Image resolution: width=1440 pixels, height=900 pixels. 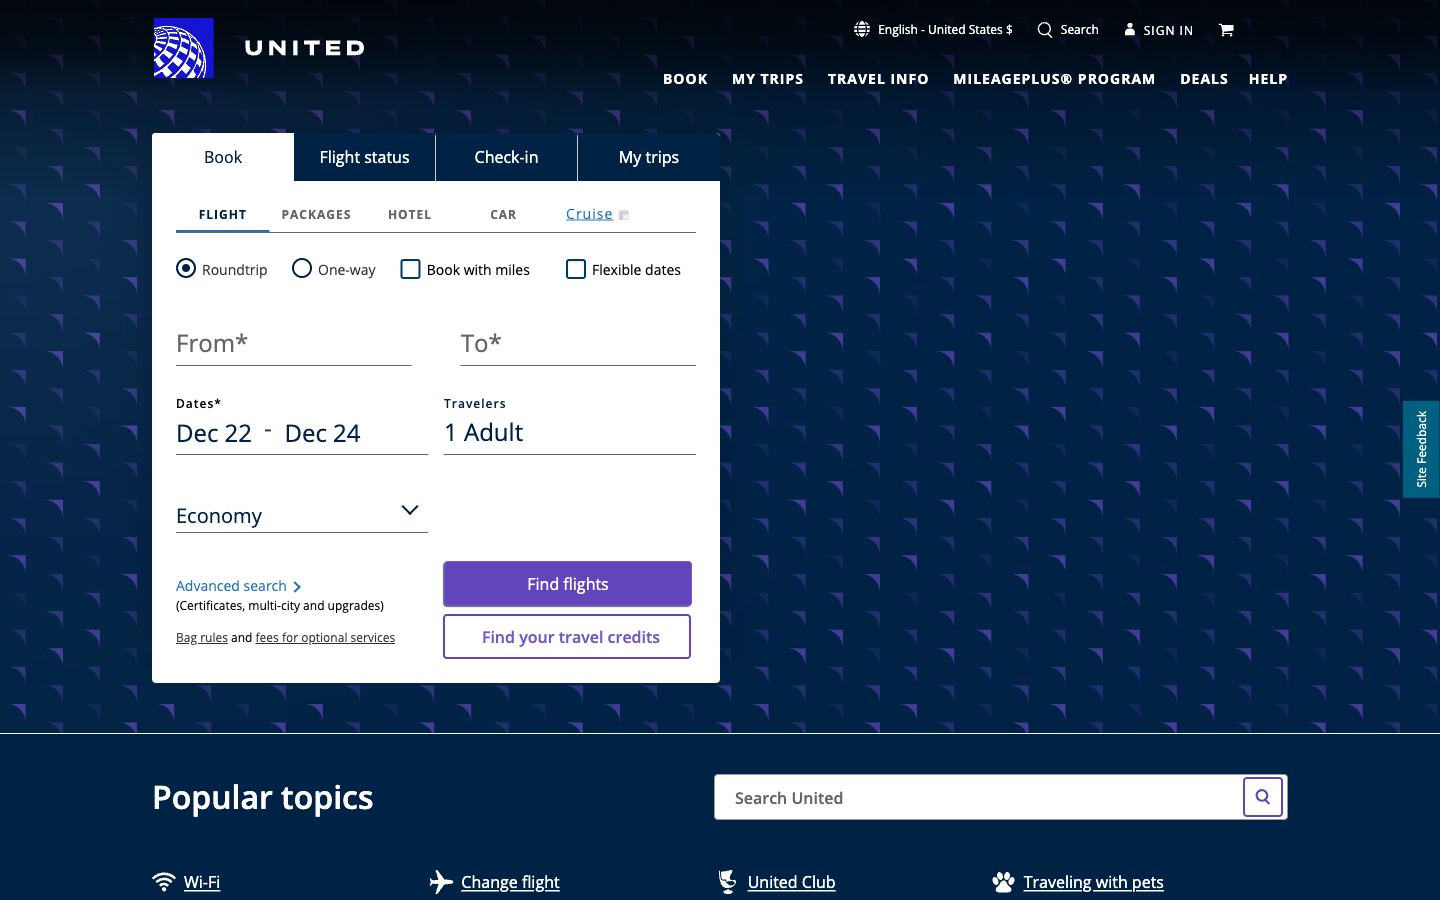 What do you see at coordinates (1268, 76) in the screenshot?
I see `Support Link` at bounding box center [1268, 76].